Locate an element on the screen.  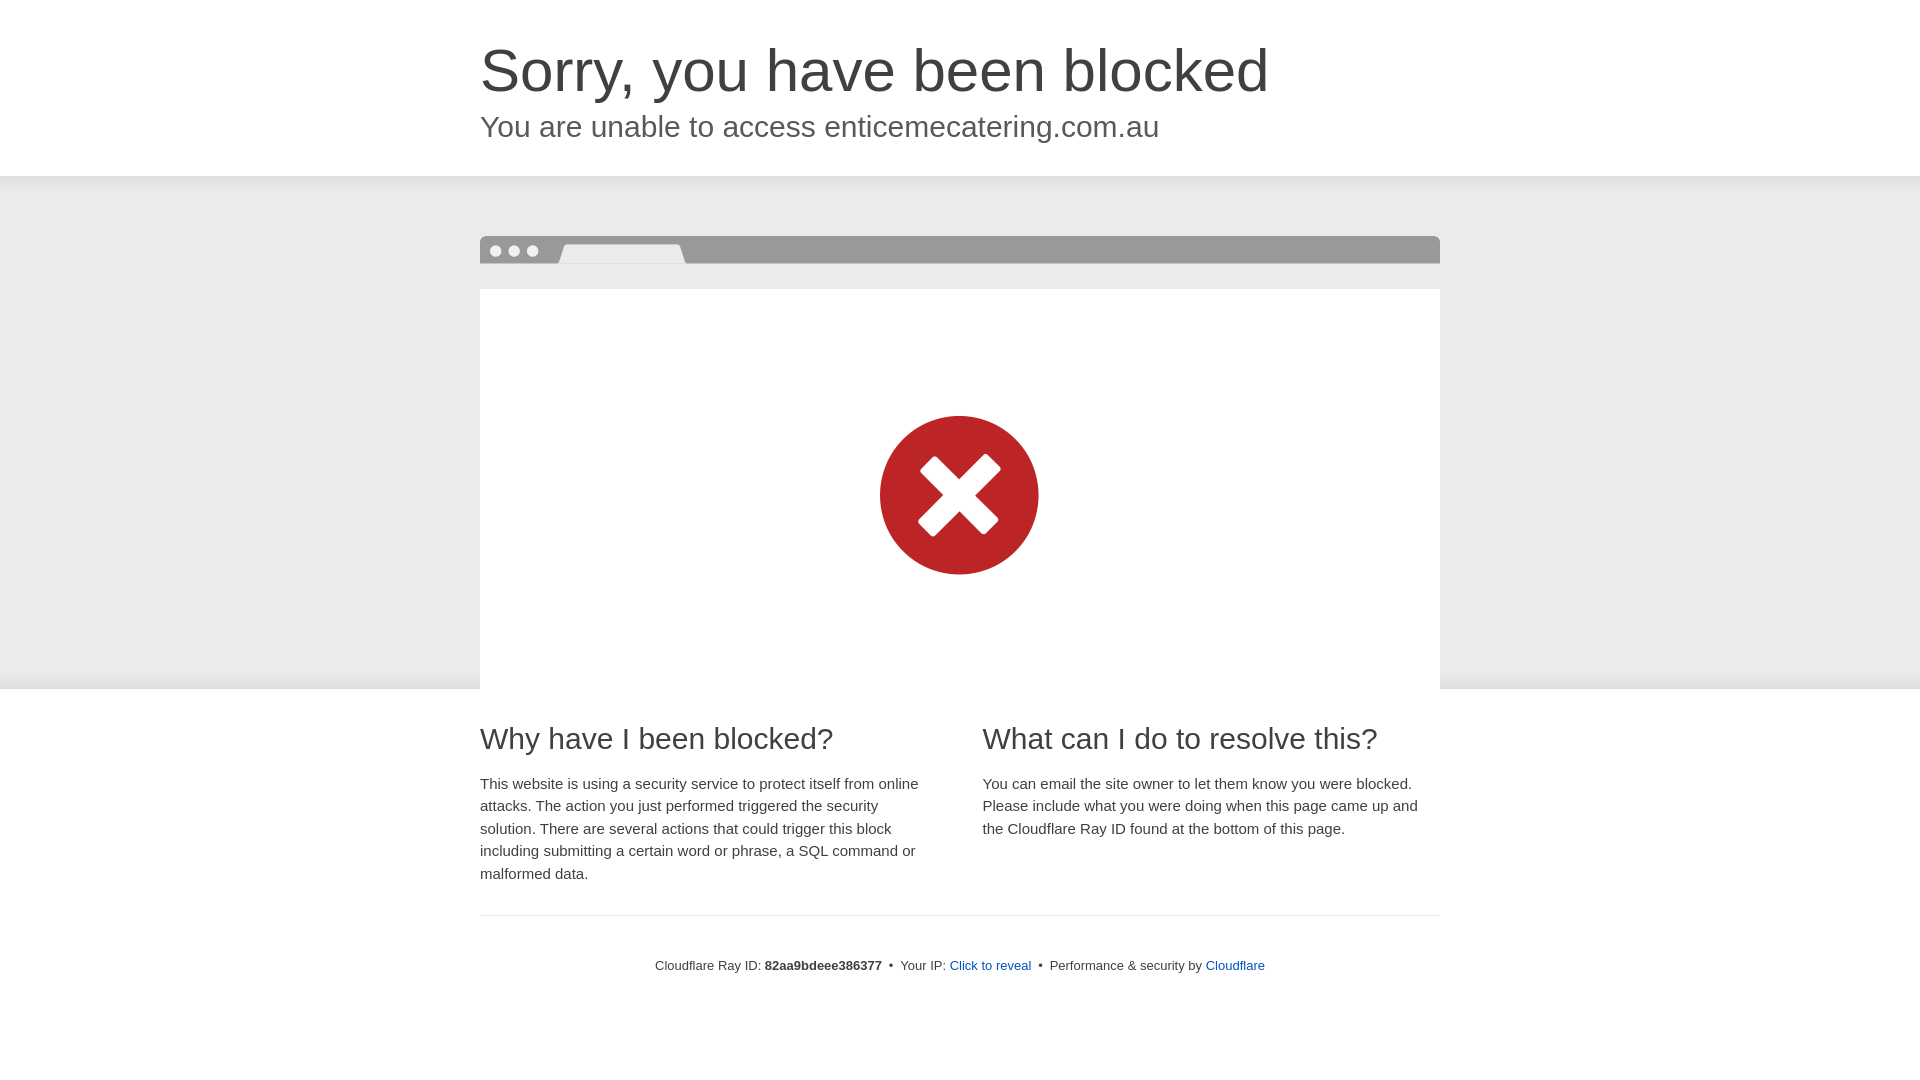
'Cloudflare' is located at coordinates (1234, 964).